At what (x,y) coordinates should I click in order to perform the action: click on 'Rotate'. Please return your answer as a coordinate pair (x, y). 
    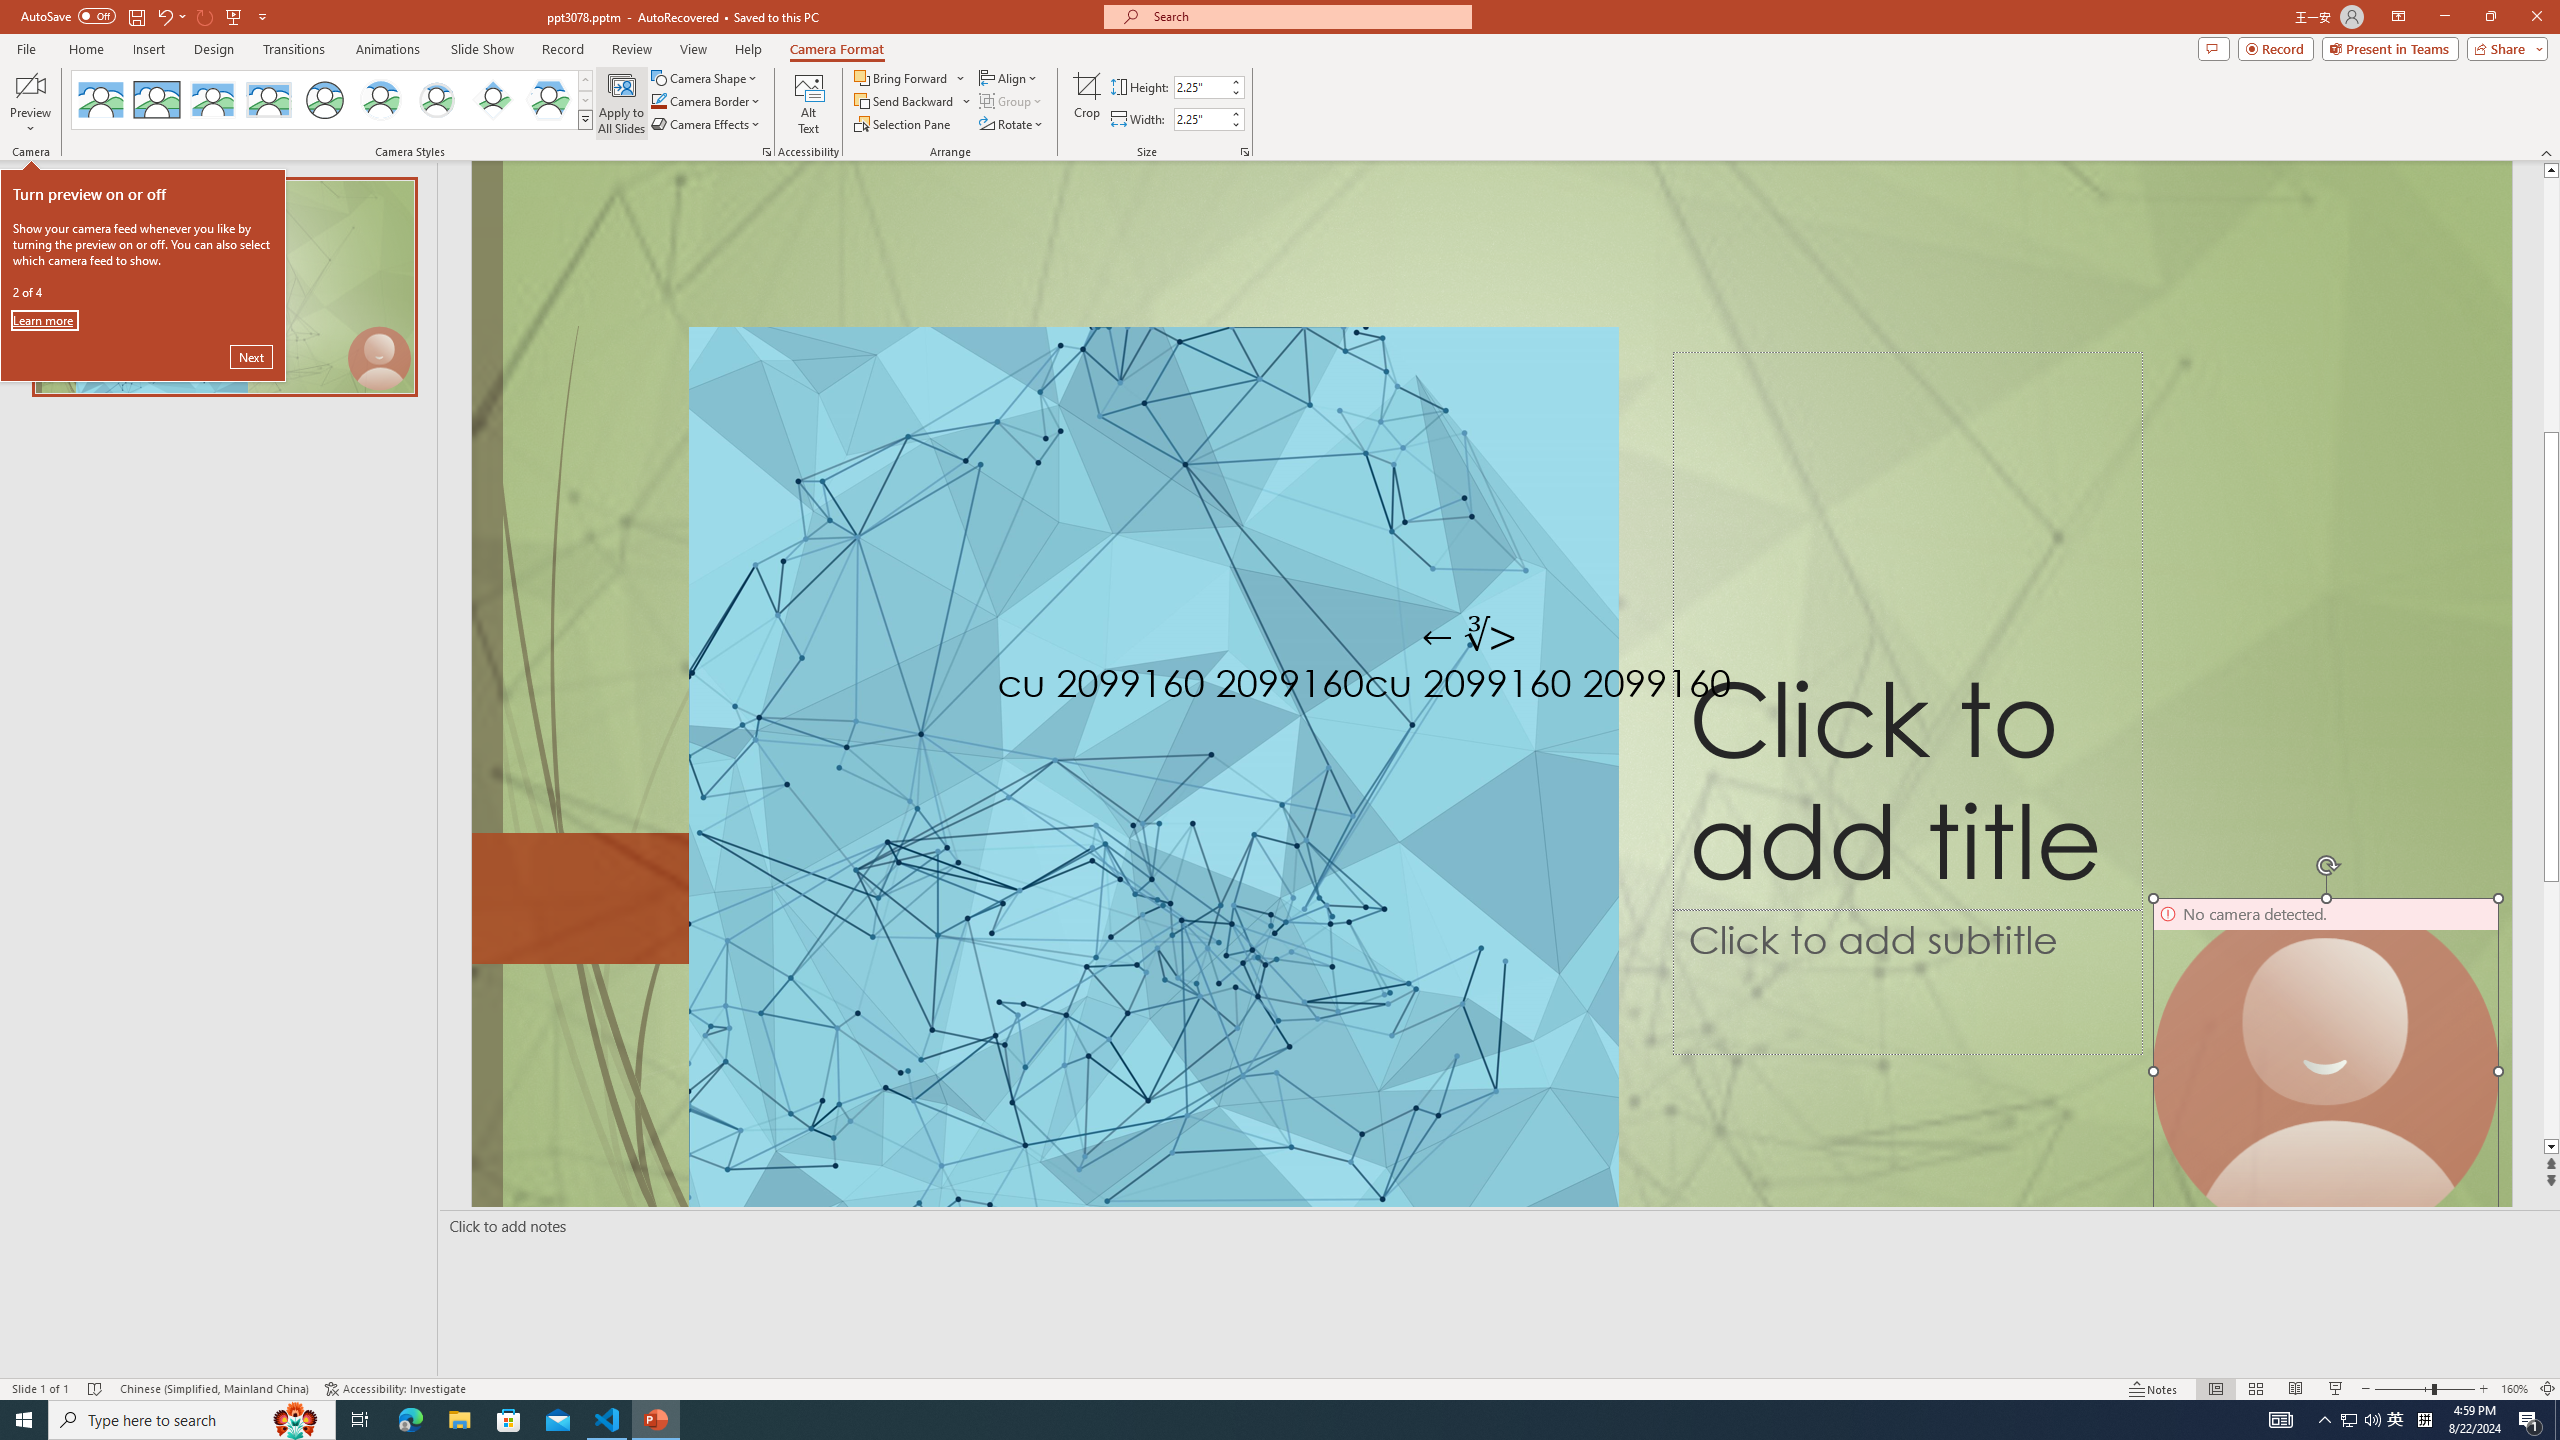
    Looking at the image, I should click on (1011, 122).